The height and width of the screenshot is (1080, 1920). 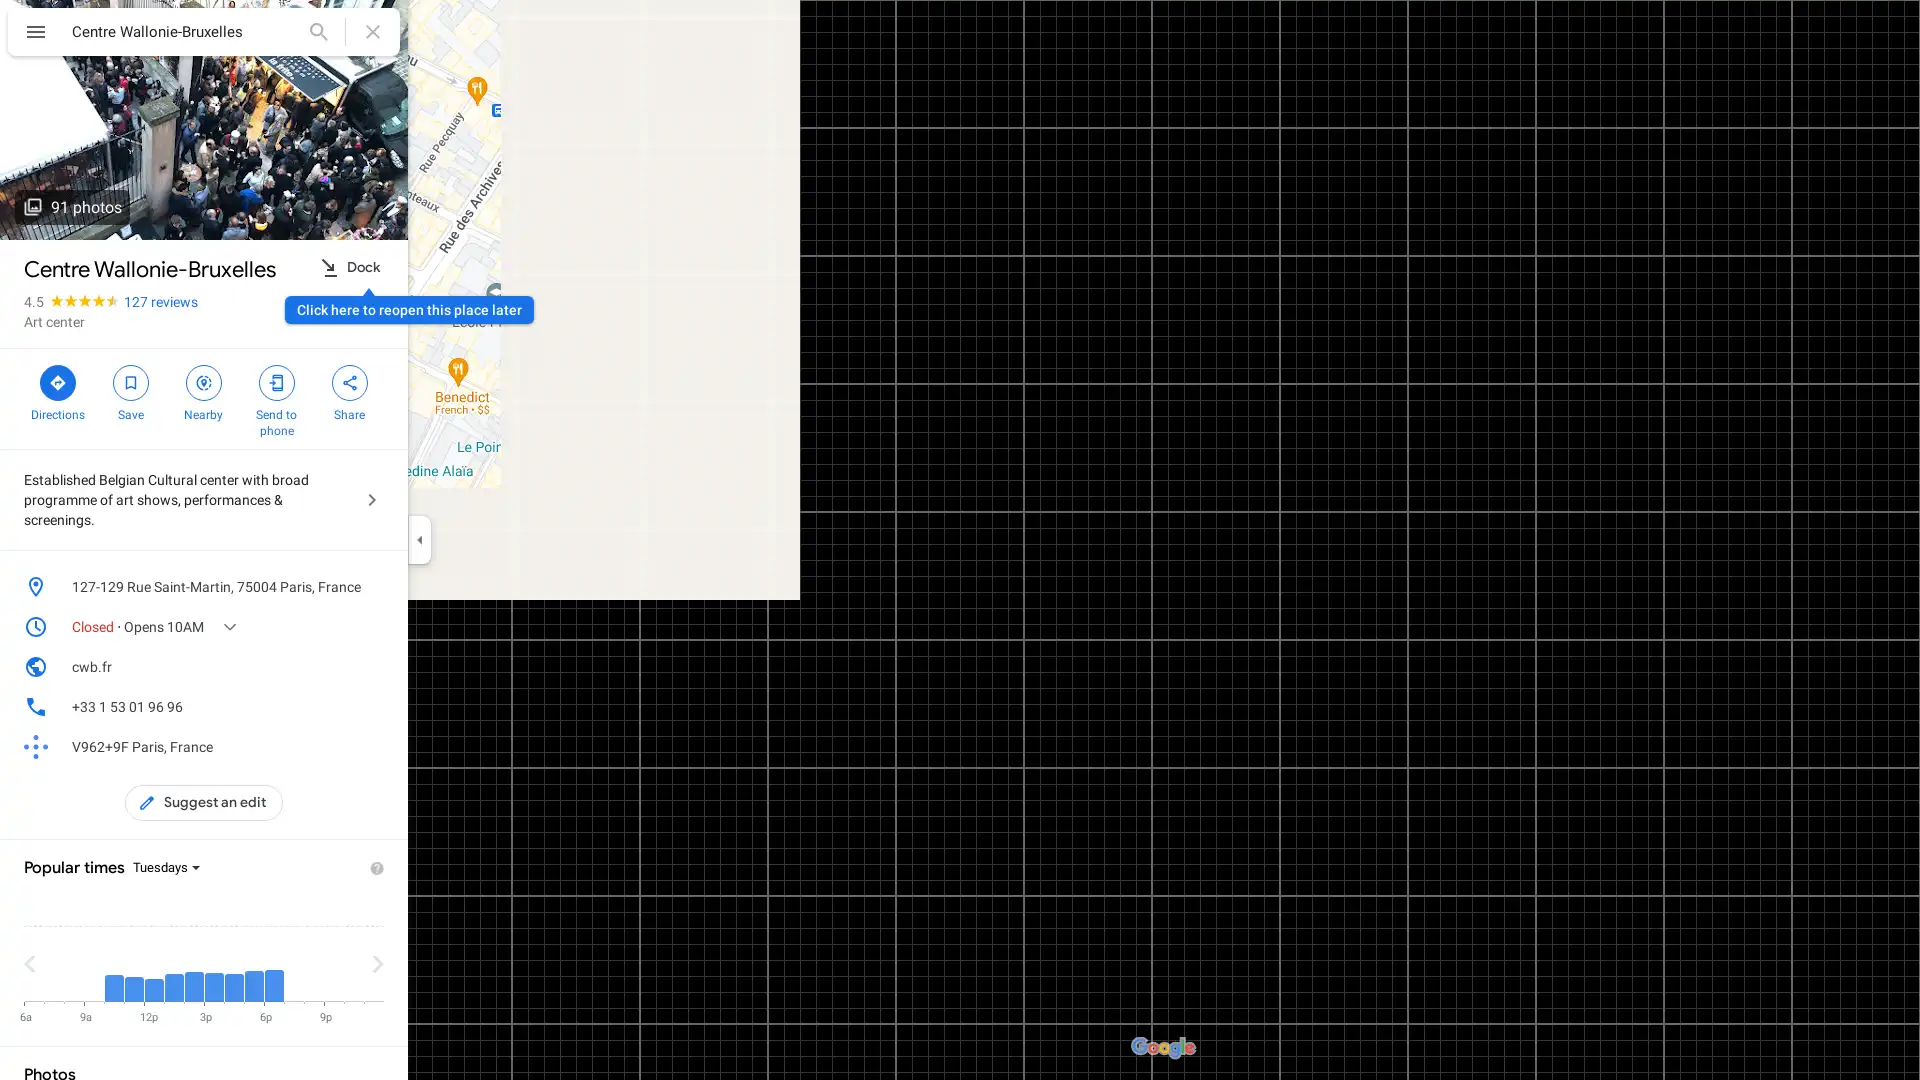 I want to click on Search, so click(x=317, y=31).